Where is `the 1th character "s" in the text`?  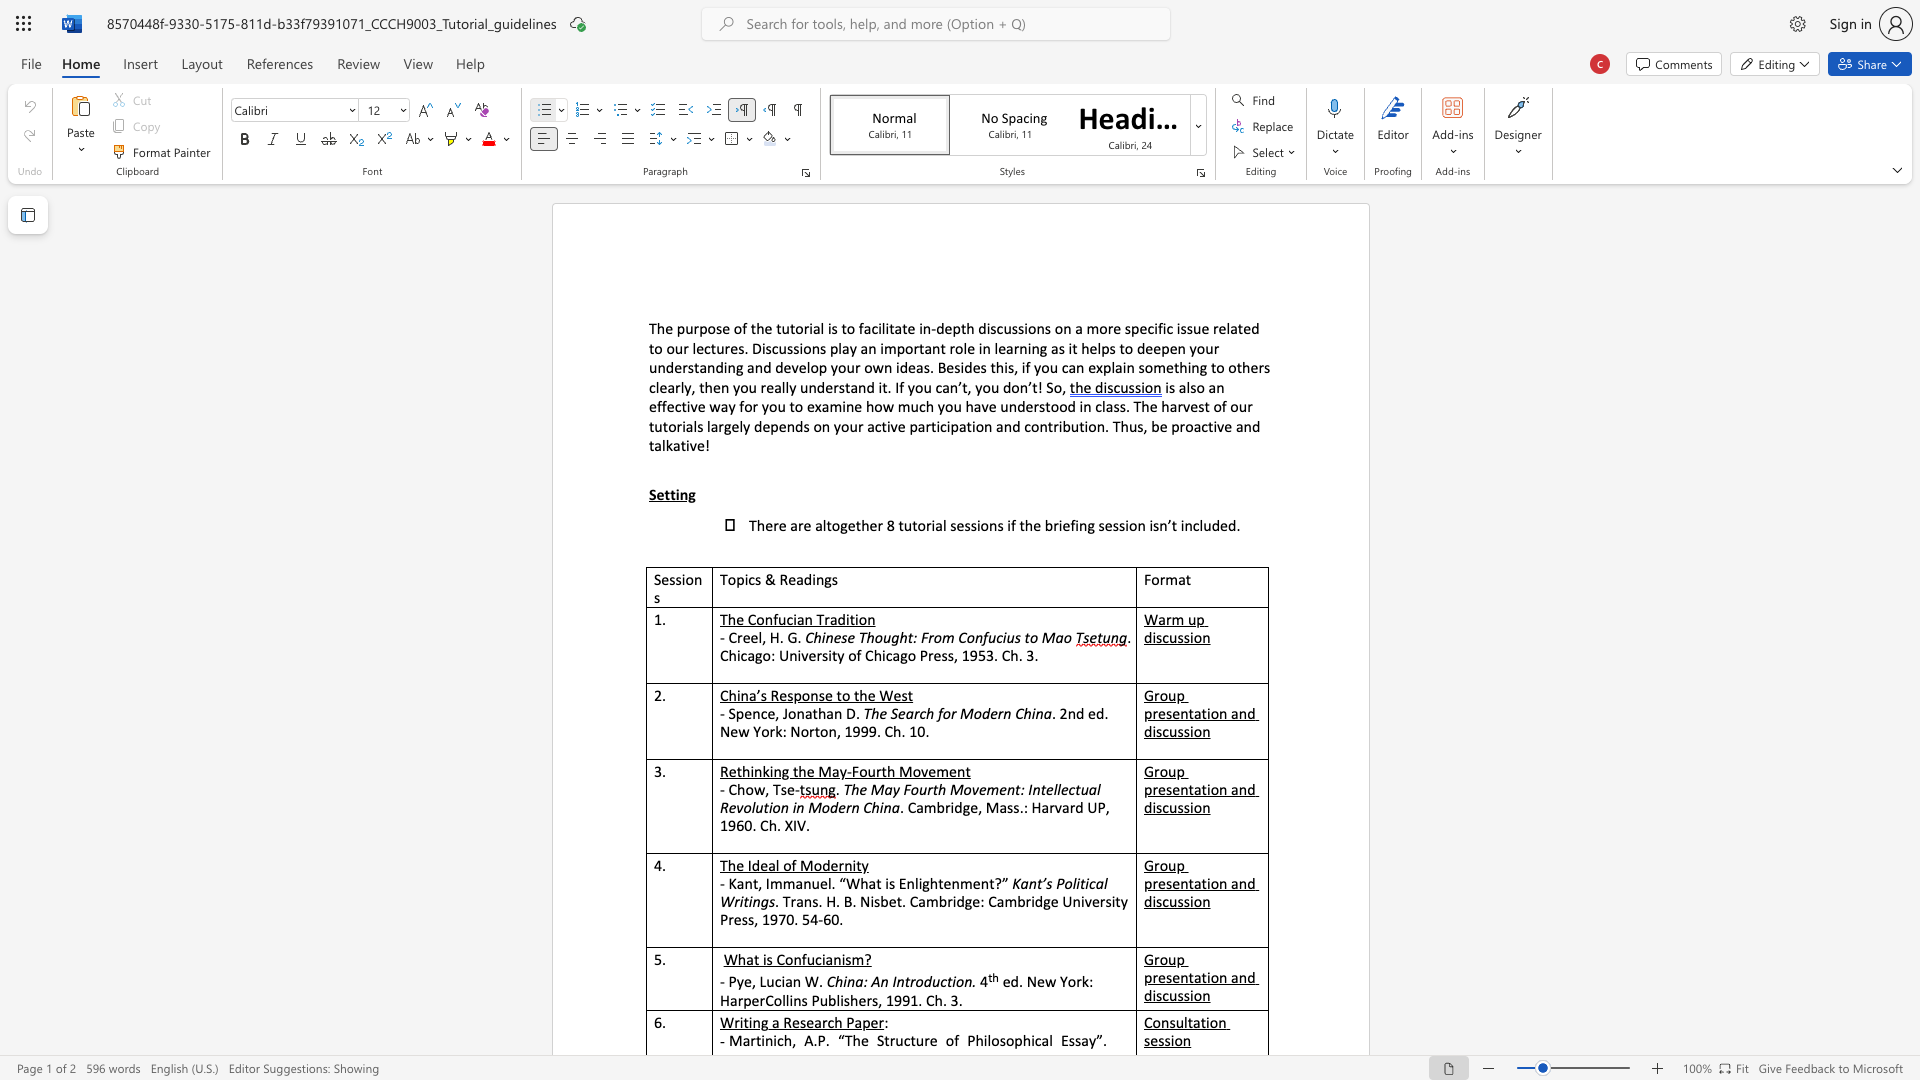
the 1th character "s" in the text is located at coordinates (844, 637).